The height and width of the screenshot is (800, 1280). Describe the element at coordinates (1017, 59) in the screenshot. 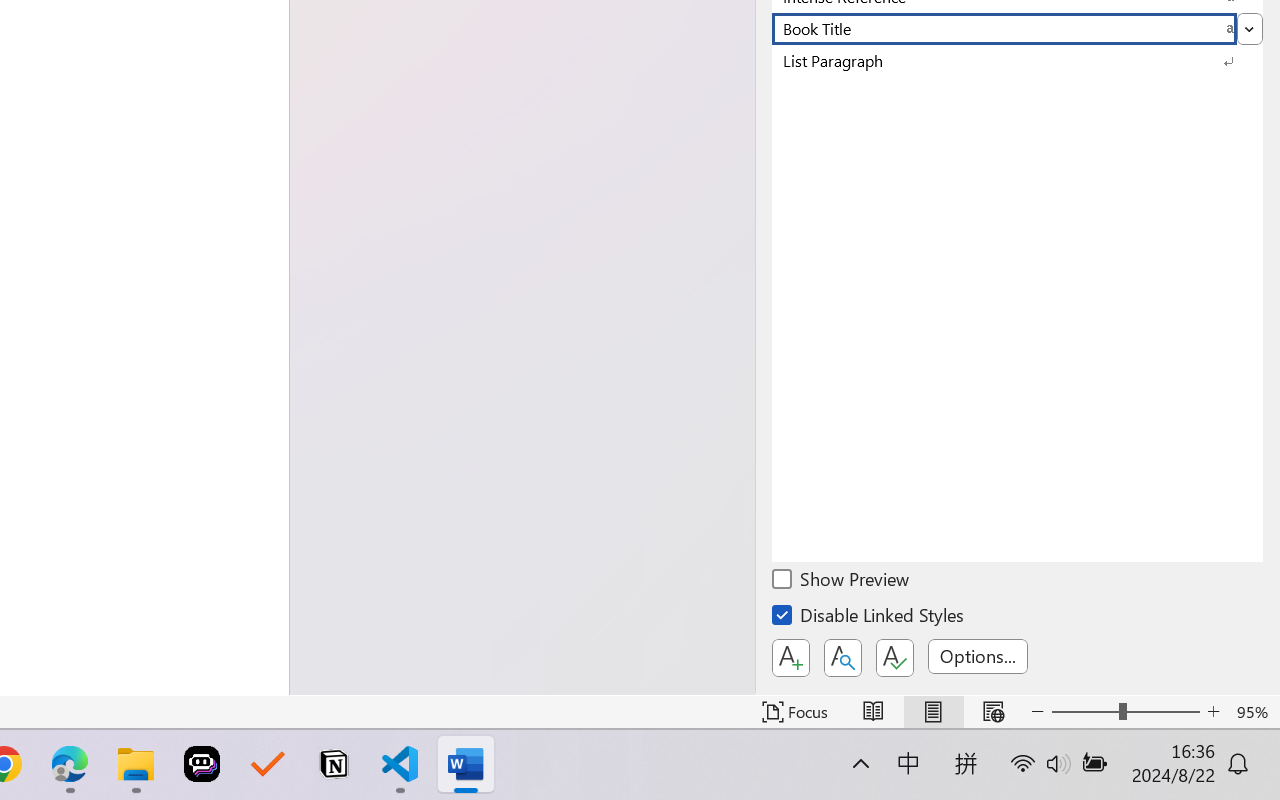

I see `'List Paragraph'` at that location.